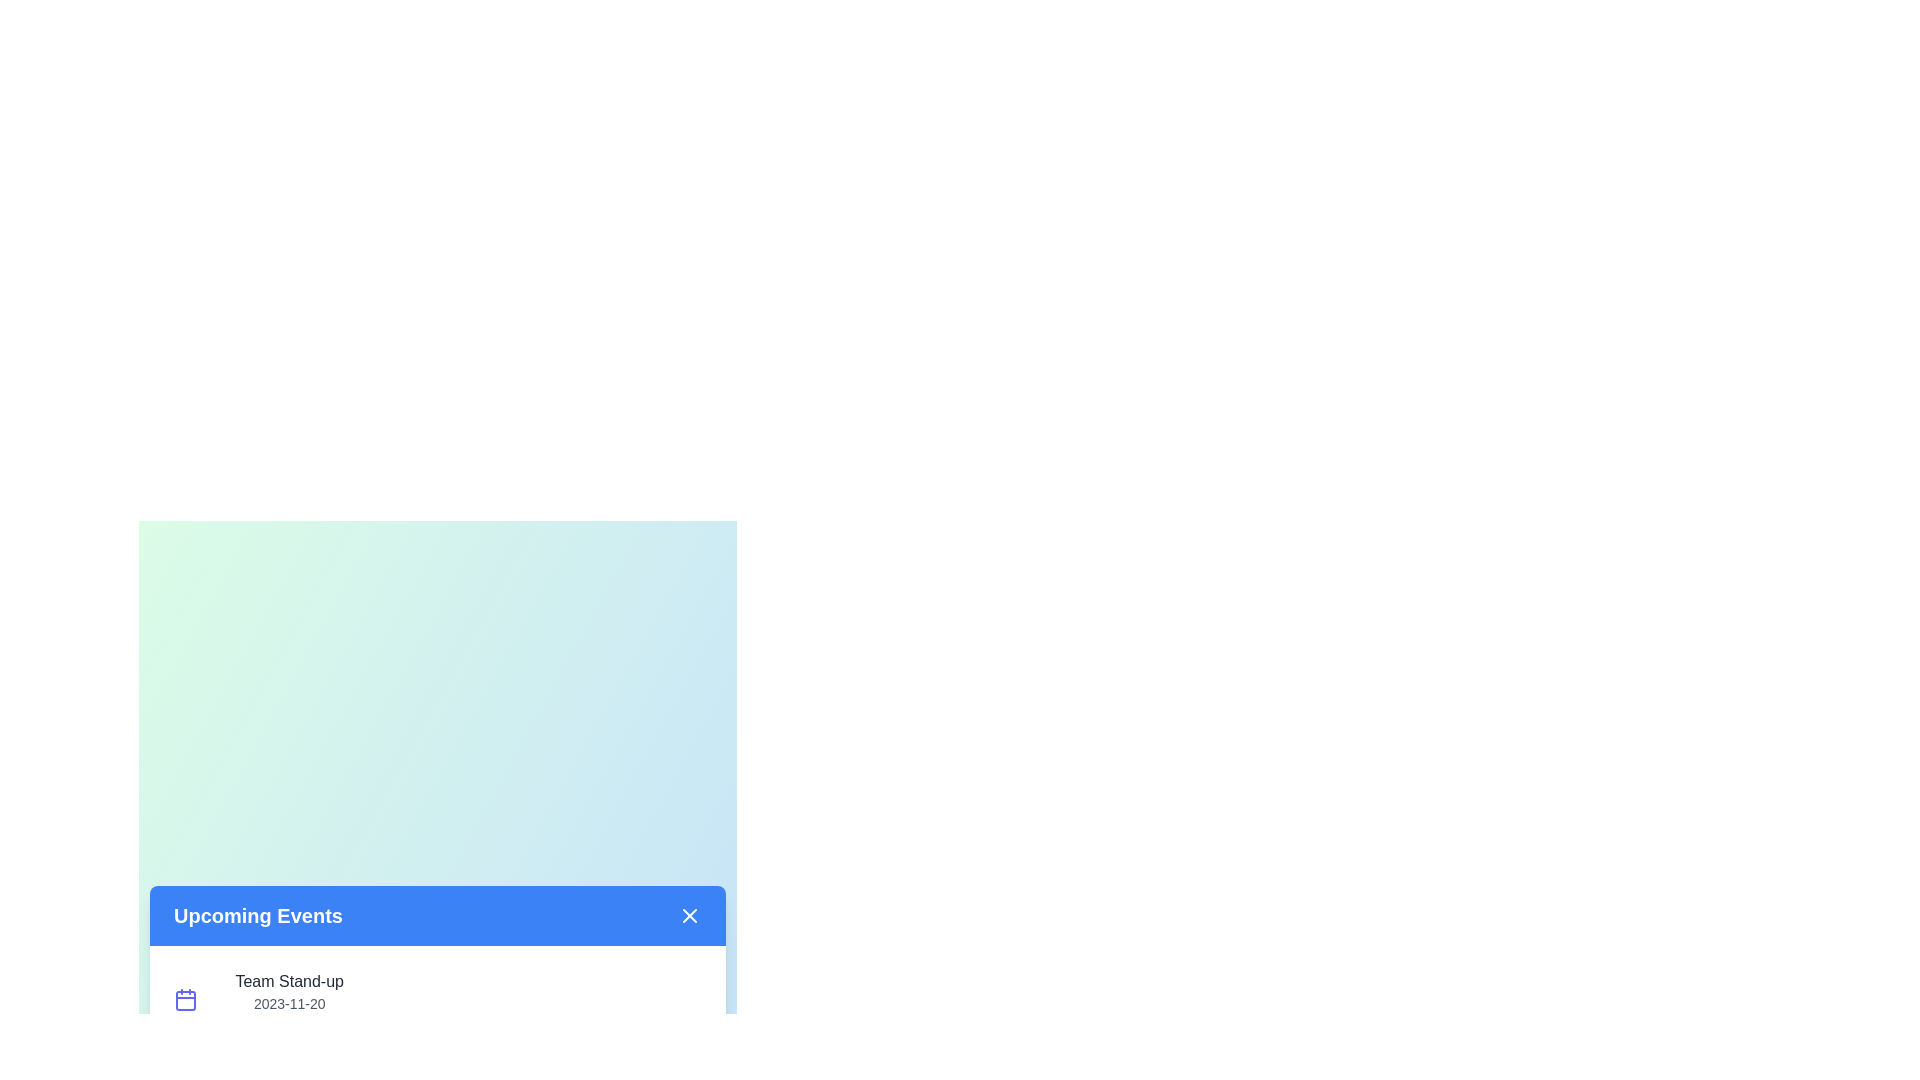 Image resolution: width=1920 pixels, height=1080 pixels. I want to click on the event title 'Team Stand-up' to interact with it, so click(288, 981).